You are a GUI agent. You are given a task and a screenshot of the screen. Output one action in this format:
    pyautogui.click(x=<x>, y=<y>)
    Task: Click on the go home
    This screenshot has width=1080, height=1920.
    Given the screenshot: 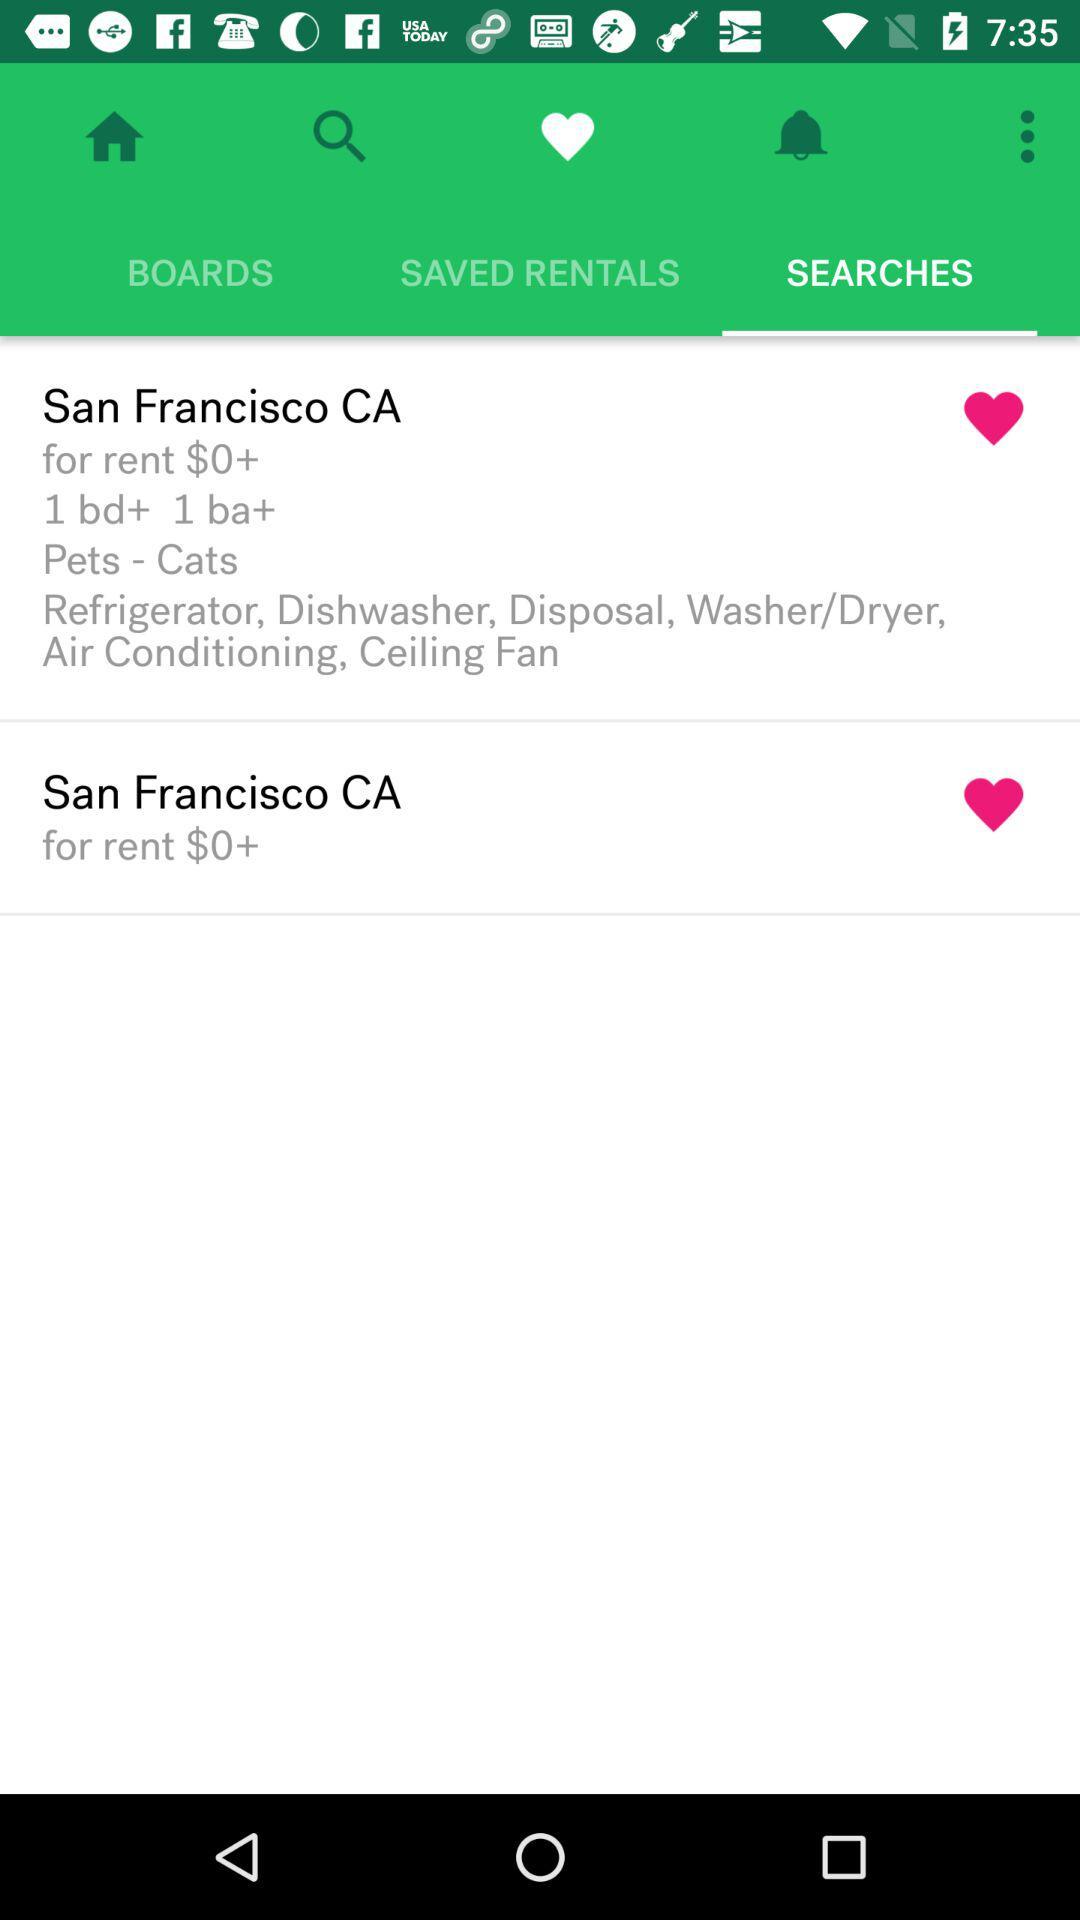 What is the action you would take?
    pyautogui.click(x=114, y=135)
    